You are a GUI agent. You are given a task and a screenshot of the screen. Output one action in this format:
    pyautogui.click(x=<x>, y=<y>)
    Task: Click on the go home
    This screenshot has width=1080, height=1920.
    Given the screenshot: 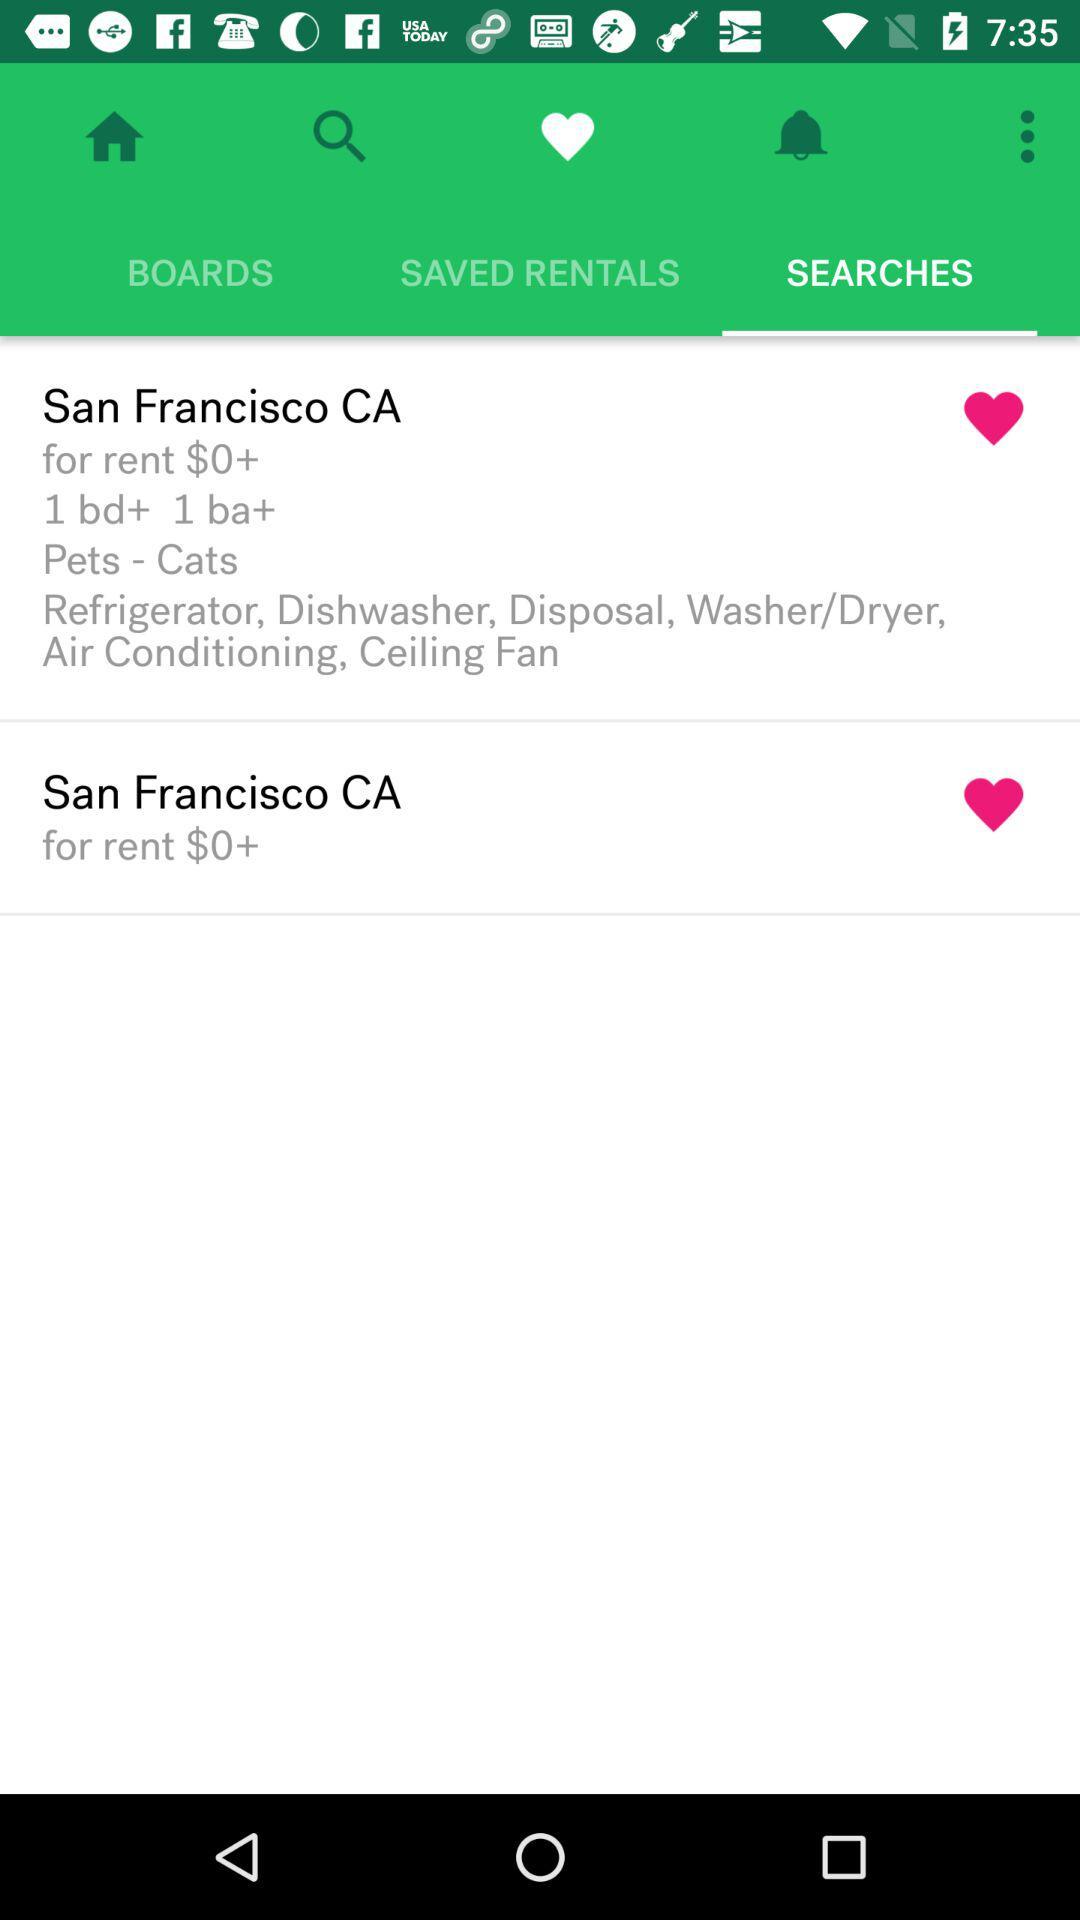 What is the action you would take?
    pyautogui.click(x=114, y=135)
    